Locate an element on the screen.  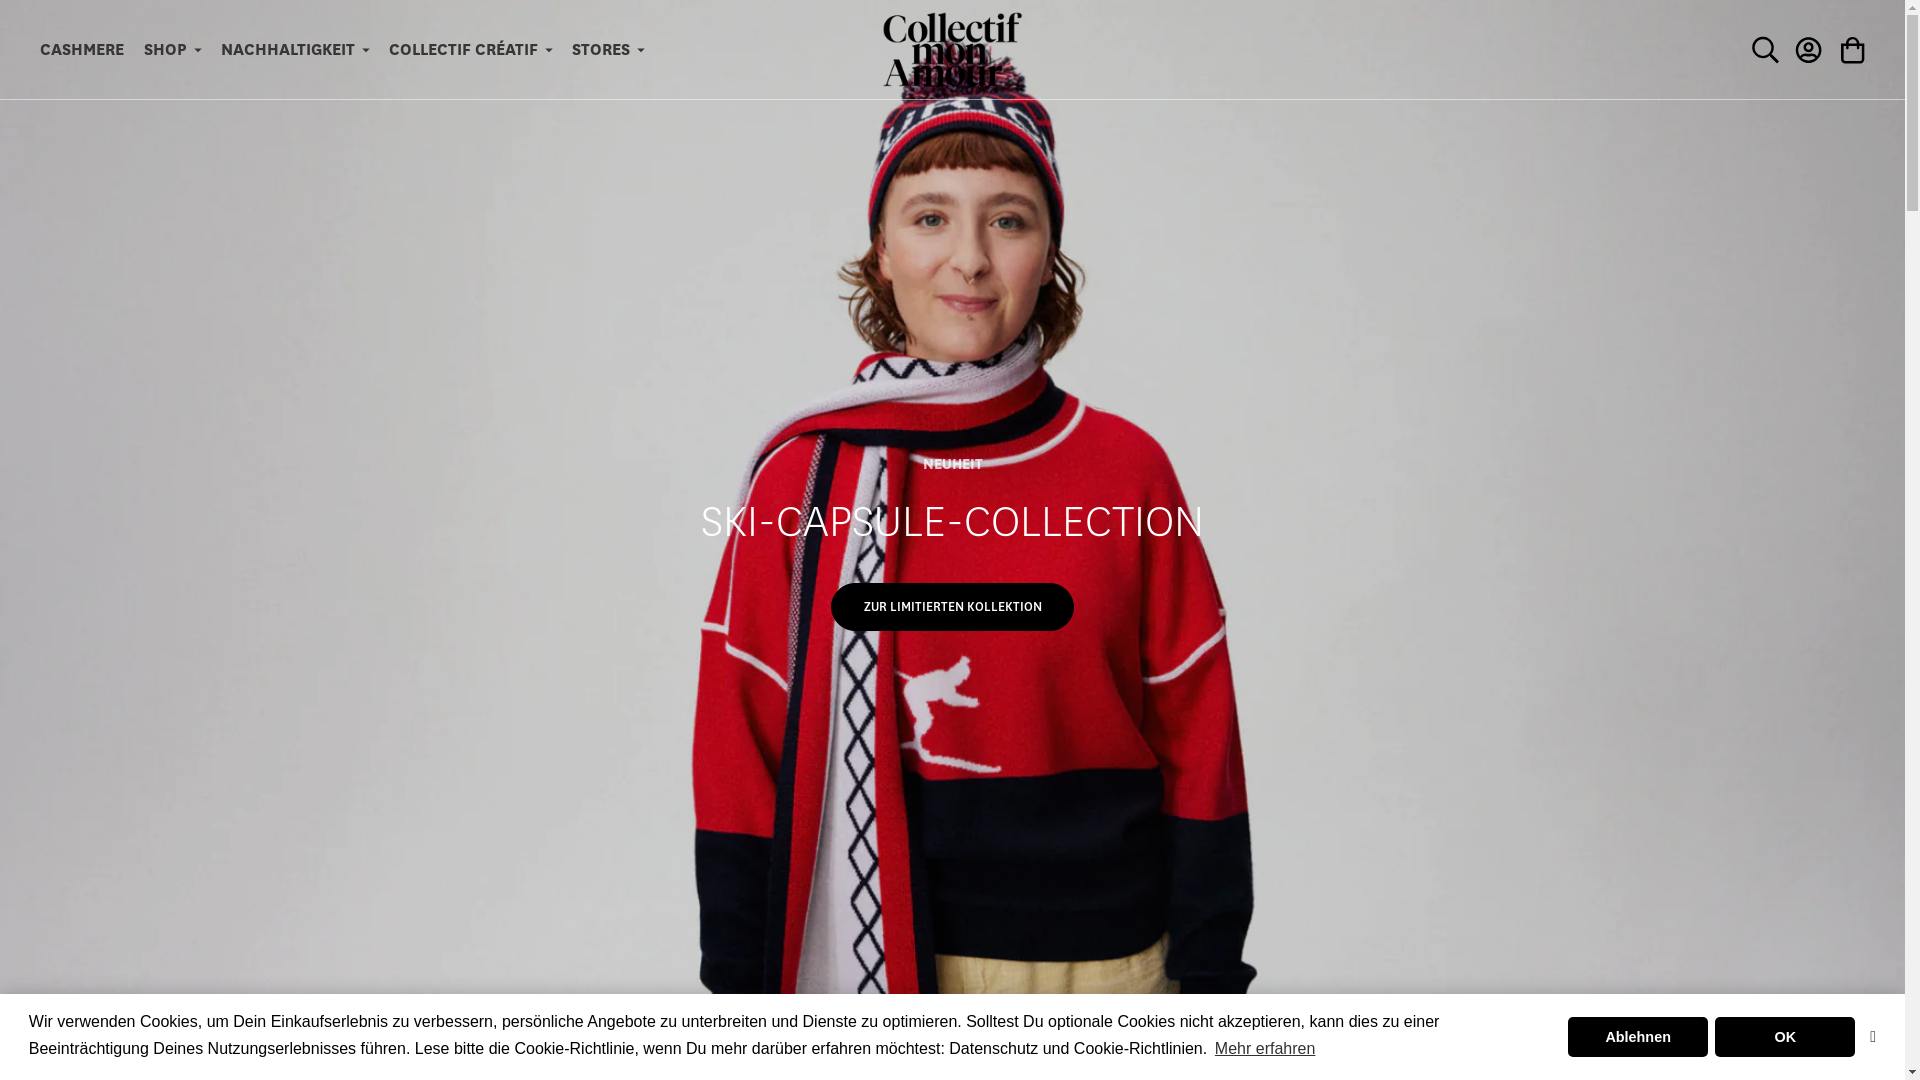
'SHOP' is located at coordinates (172, 49).